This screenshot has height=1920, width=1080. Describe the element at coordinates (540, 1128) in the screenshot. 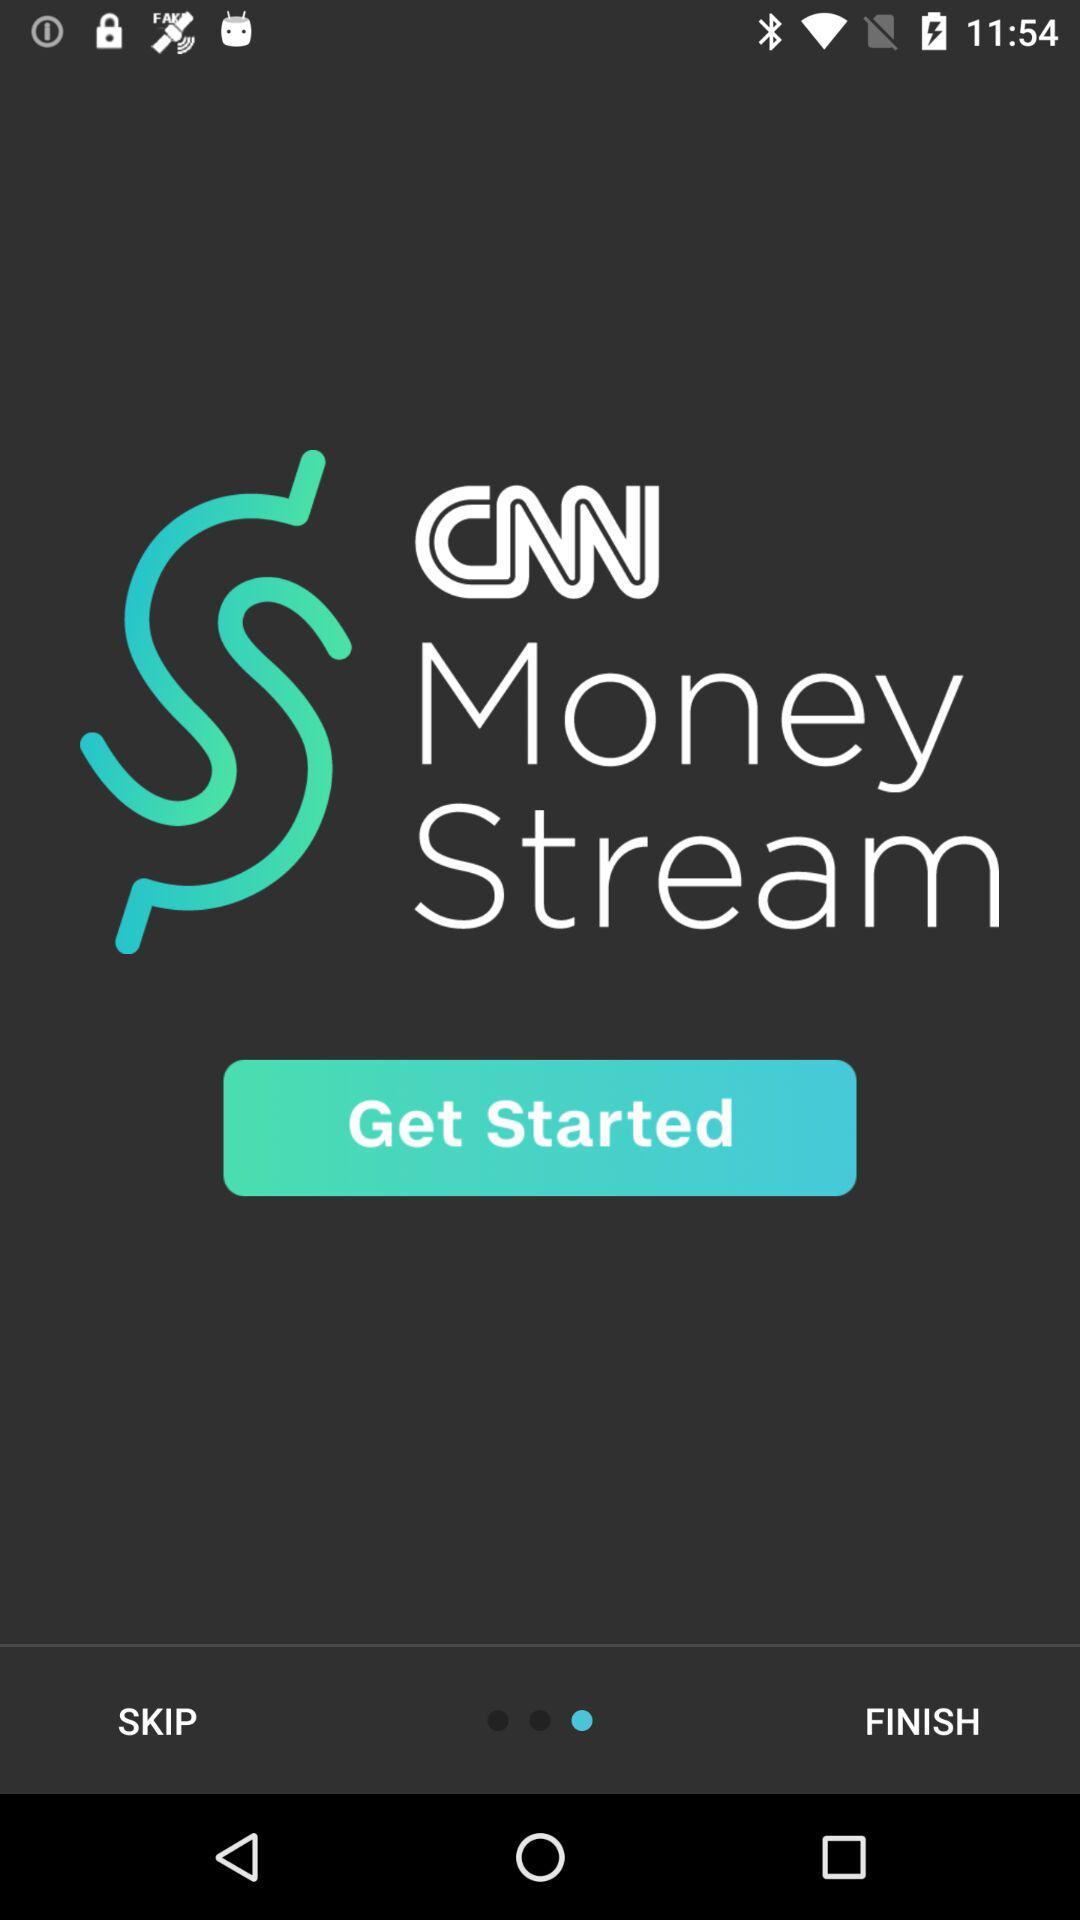

I see `get started` at that location.